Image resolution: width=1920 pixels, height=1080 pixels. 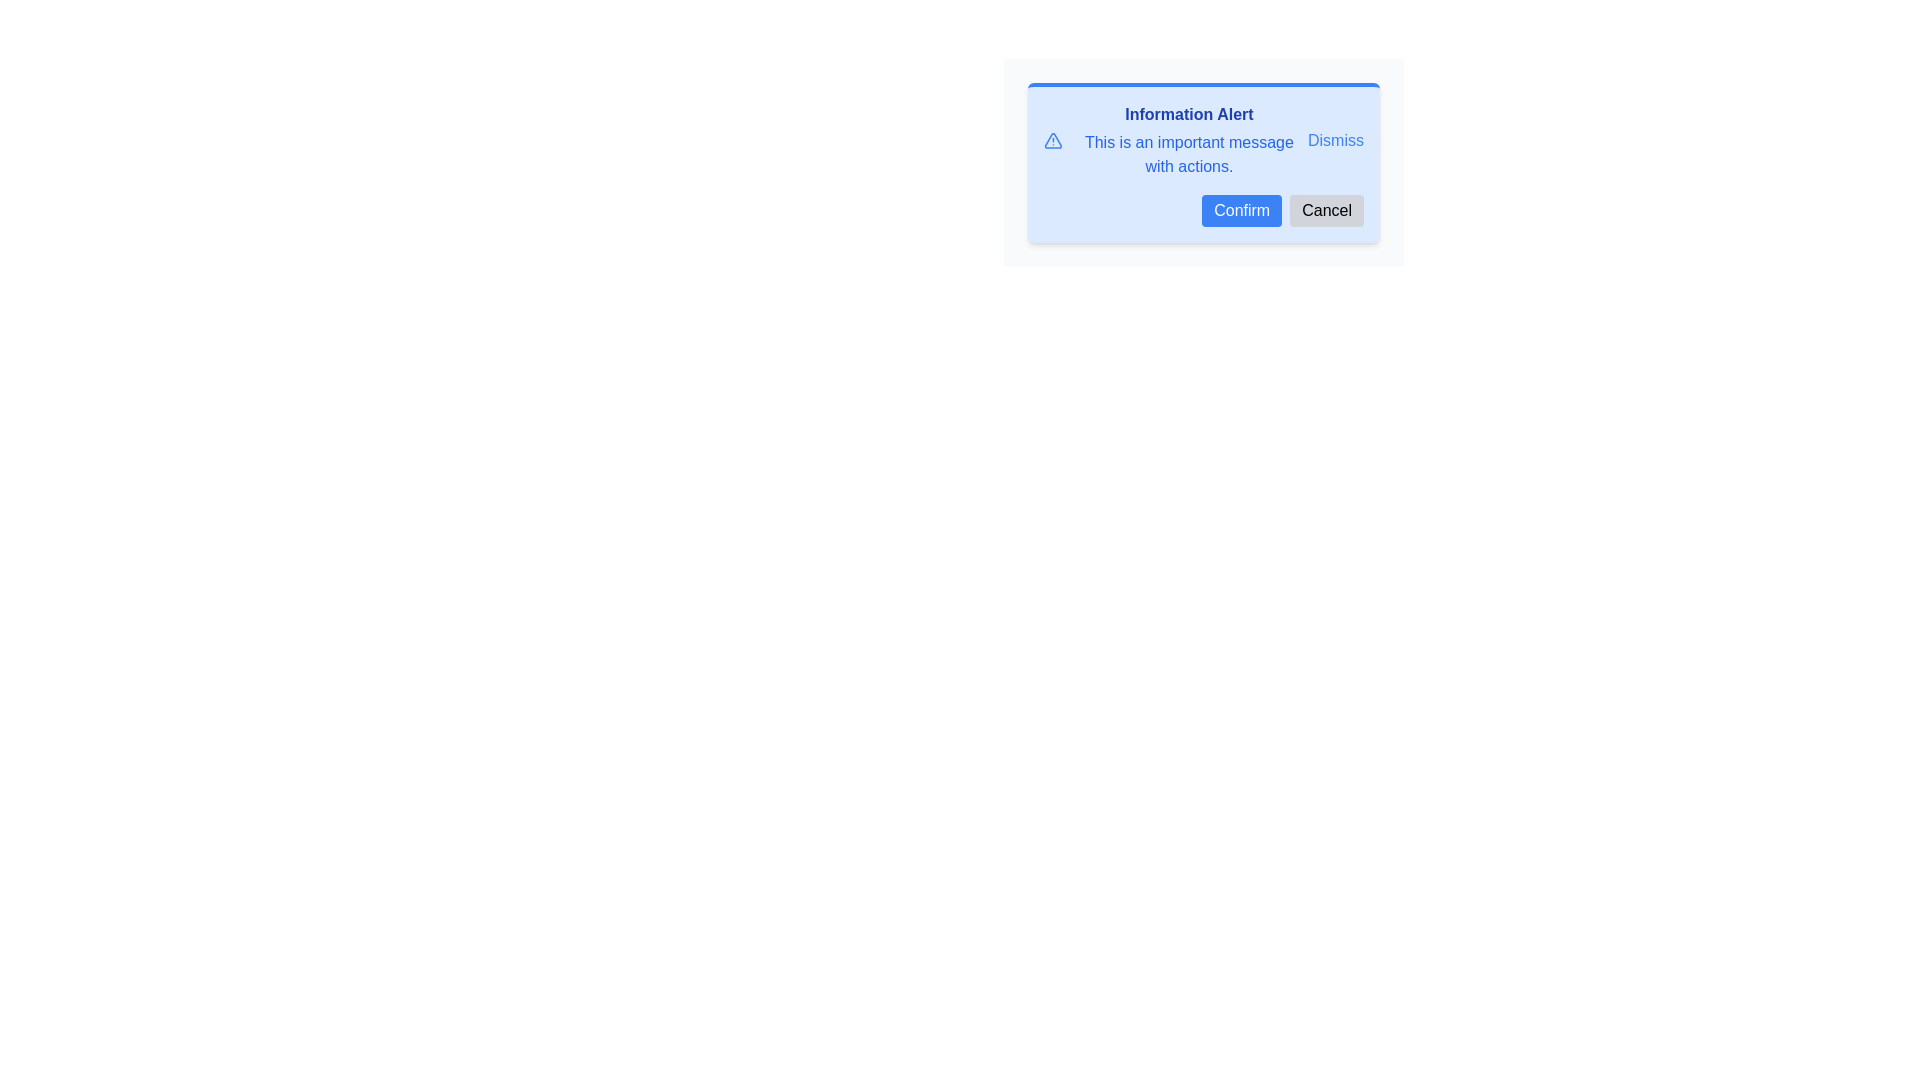 What do you see at coordinates (1176, 140) in the screenshot?
I see `the Notification display that contains a blue icon on the left and the text 'Information Alert' in bold blue font, located to the left of the 'Dismiss' button` at bounding box center [1176, 140].